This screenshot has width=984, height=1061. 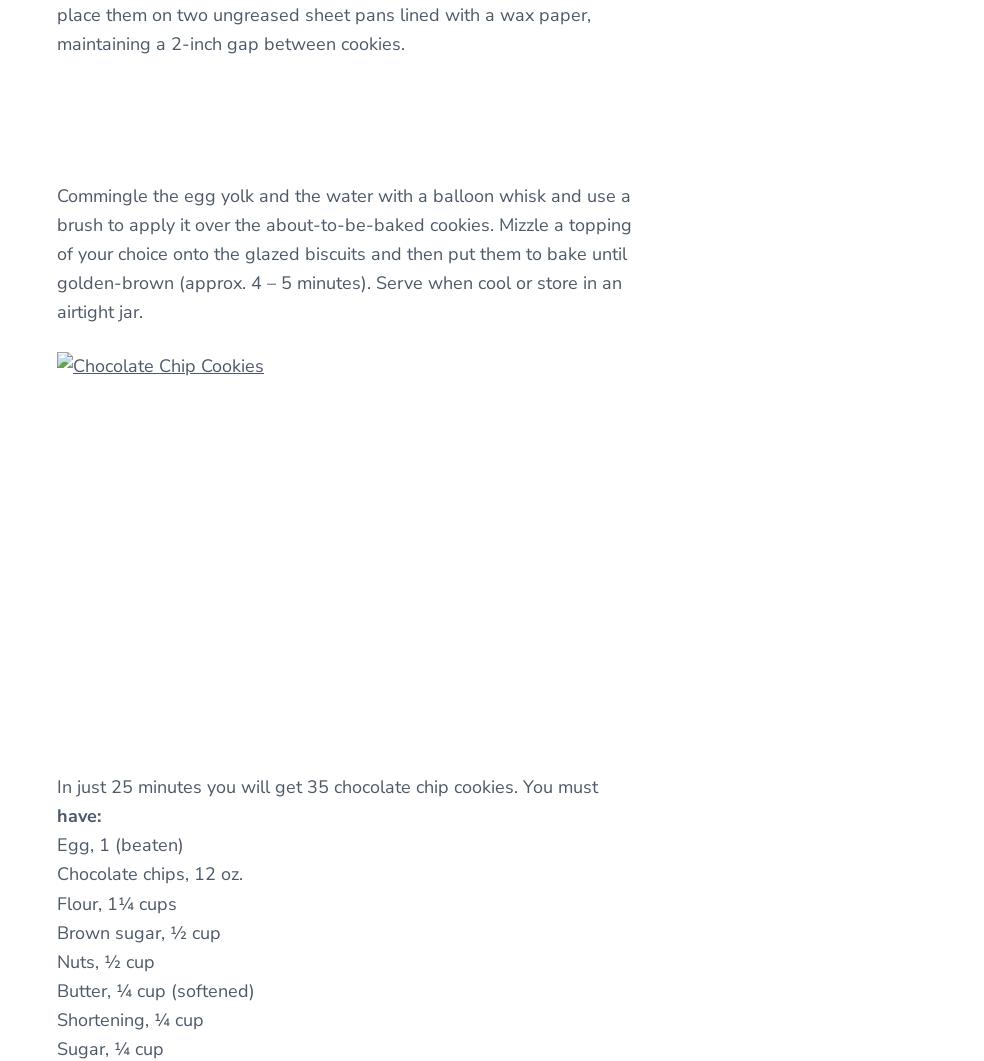 What do you see at coordinates (104, 959) in the screenshot?
I see `'Nuts, ½ cup'` at bounding box center [104, 959].